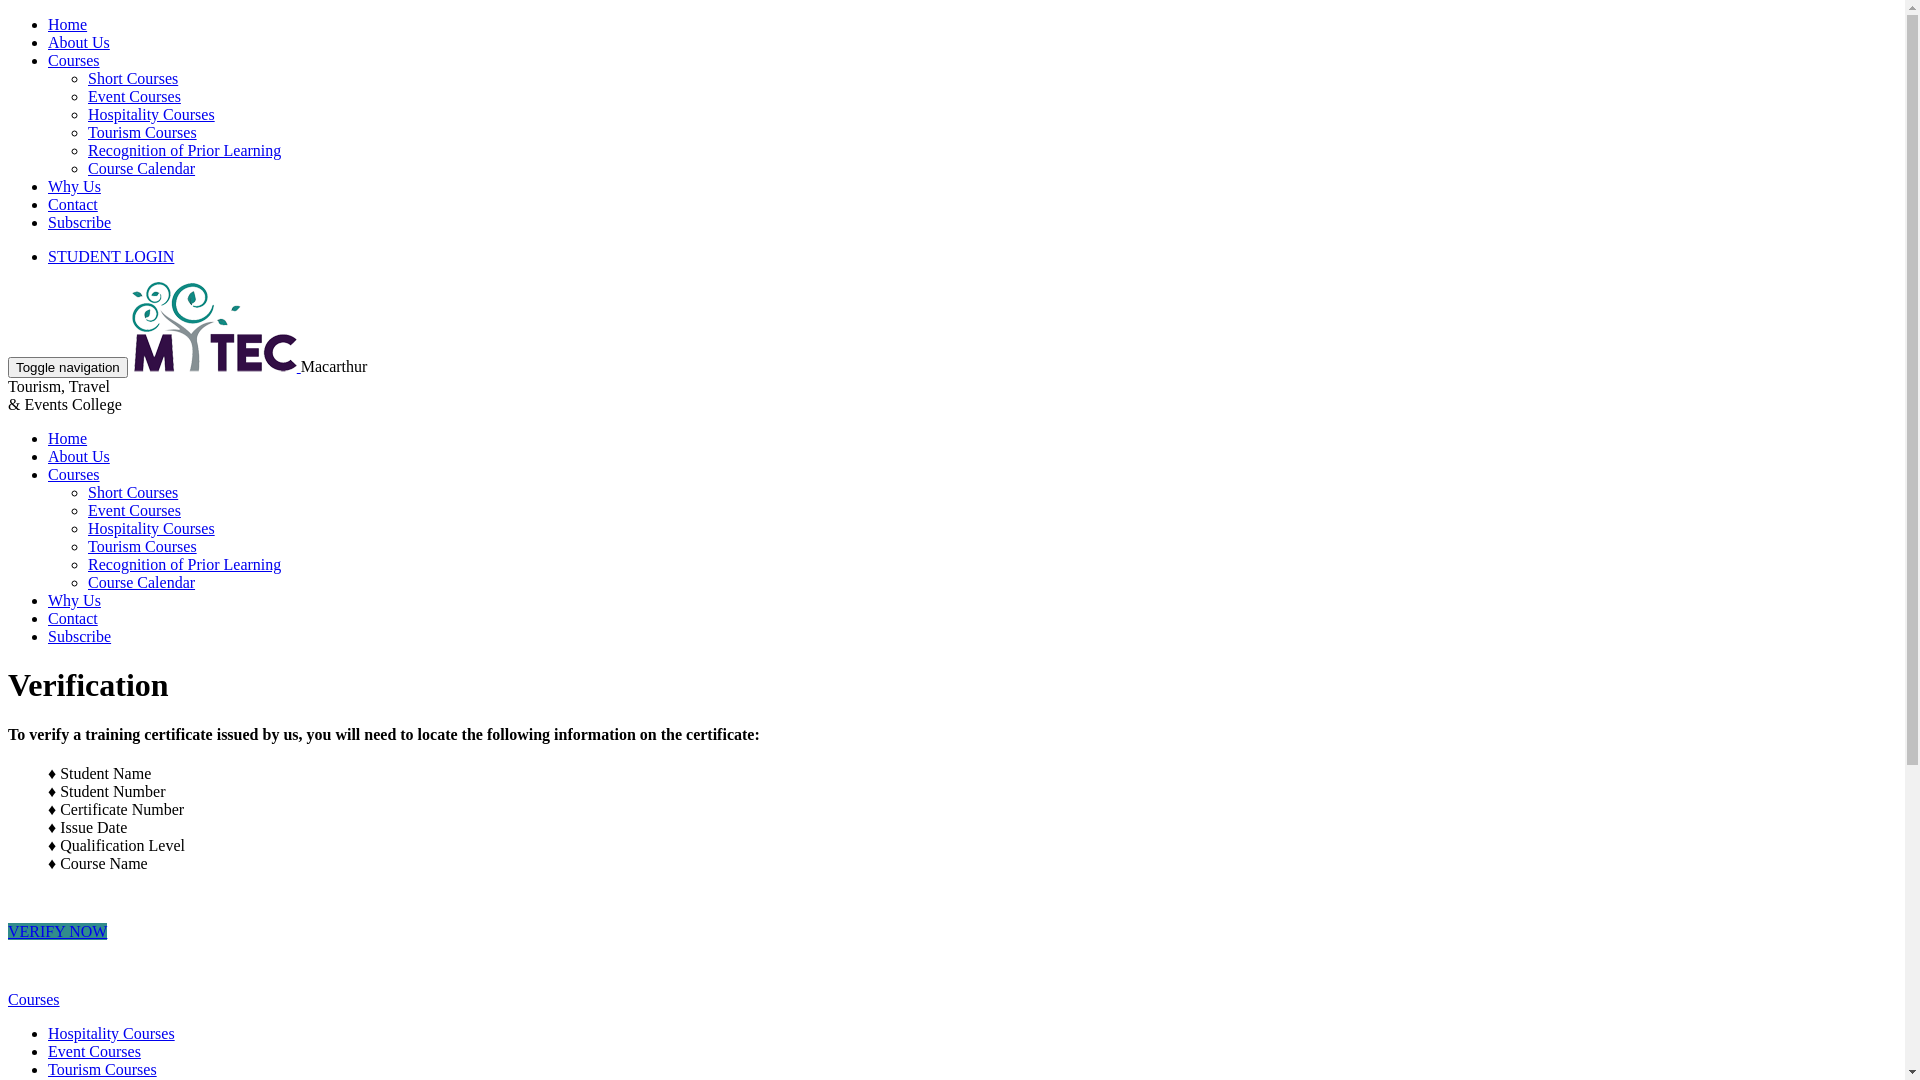 This screenshot has height=1080, width=1920. What do you see at coordinates (184, 564) in the screenshot?
I see `'Recognition of Prior Learning'` at bounding box center [184, 564].